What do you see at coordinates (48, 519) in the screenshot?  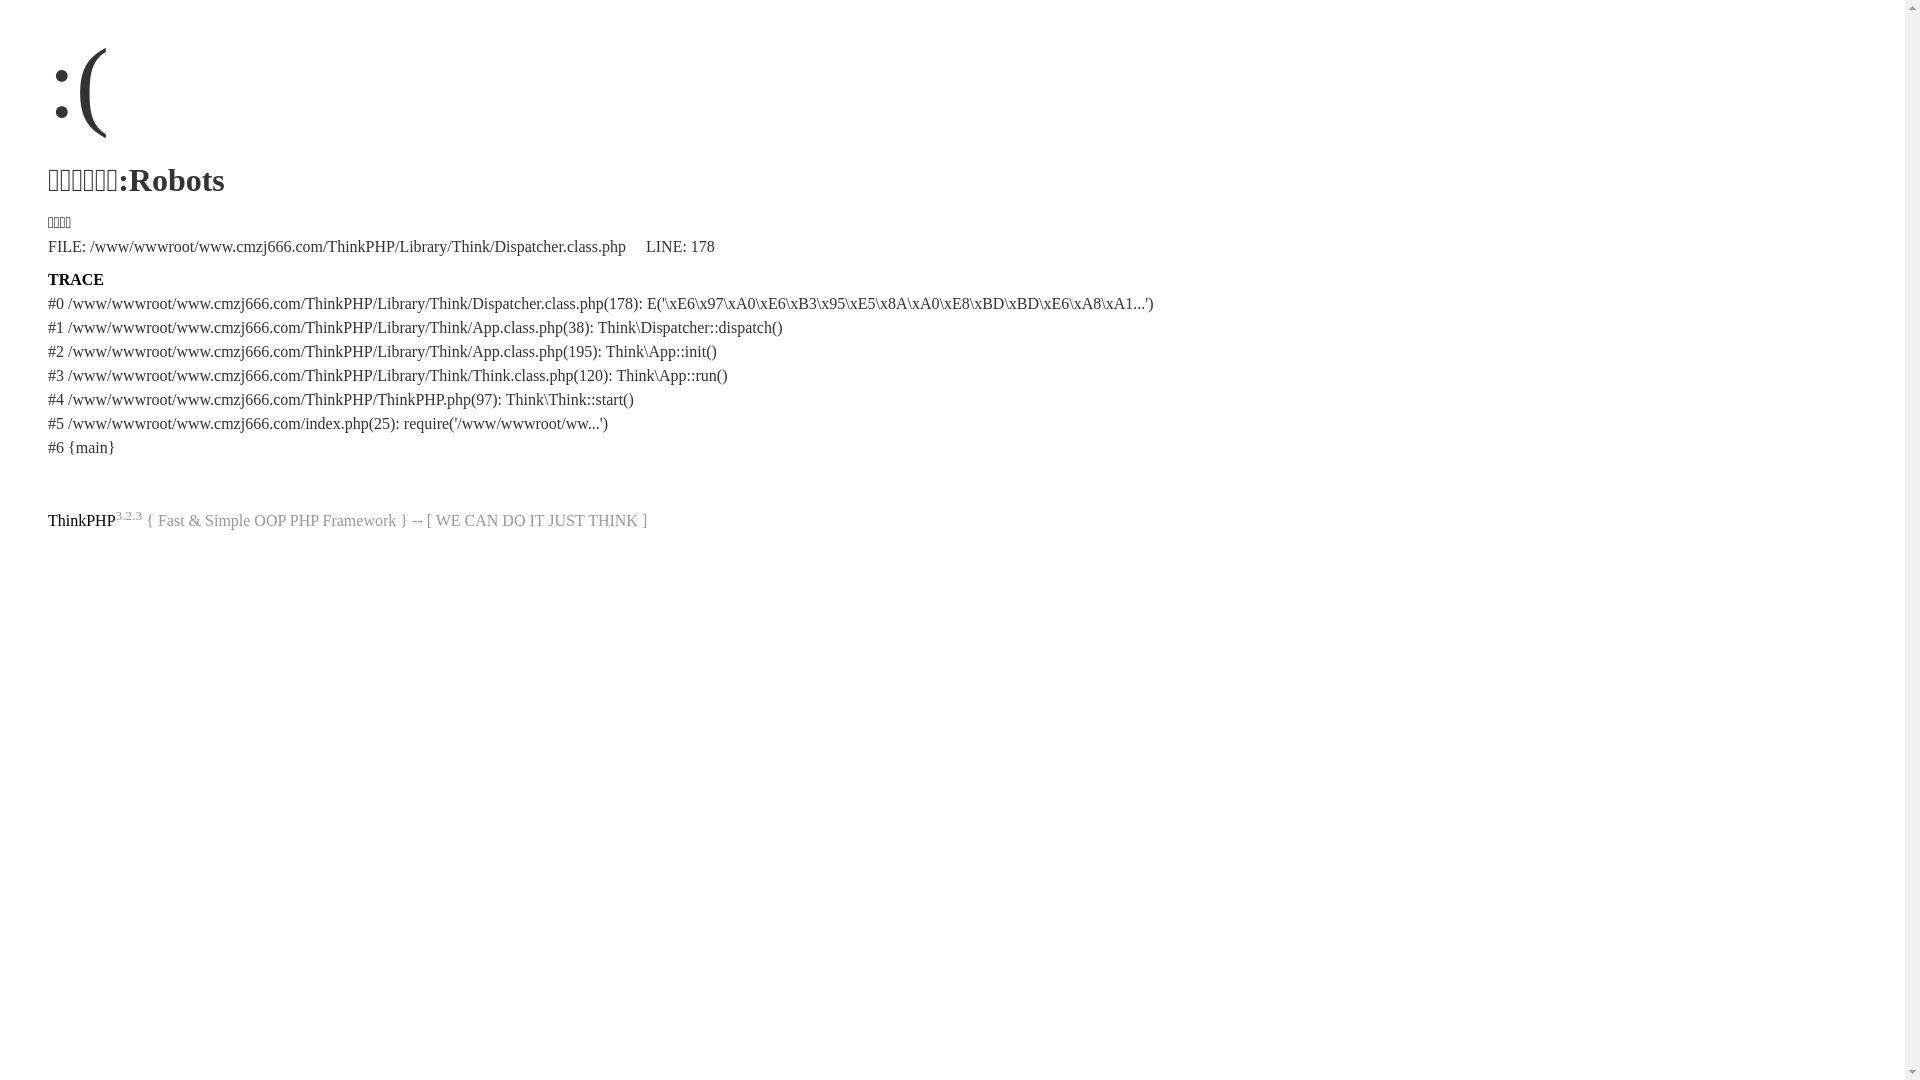 I see `'ThinkPHP'` at bounding box center [48, 519].